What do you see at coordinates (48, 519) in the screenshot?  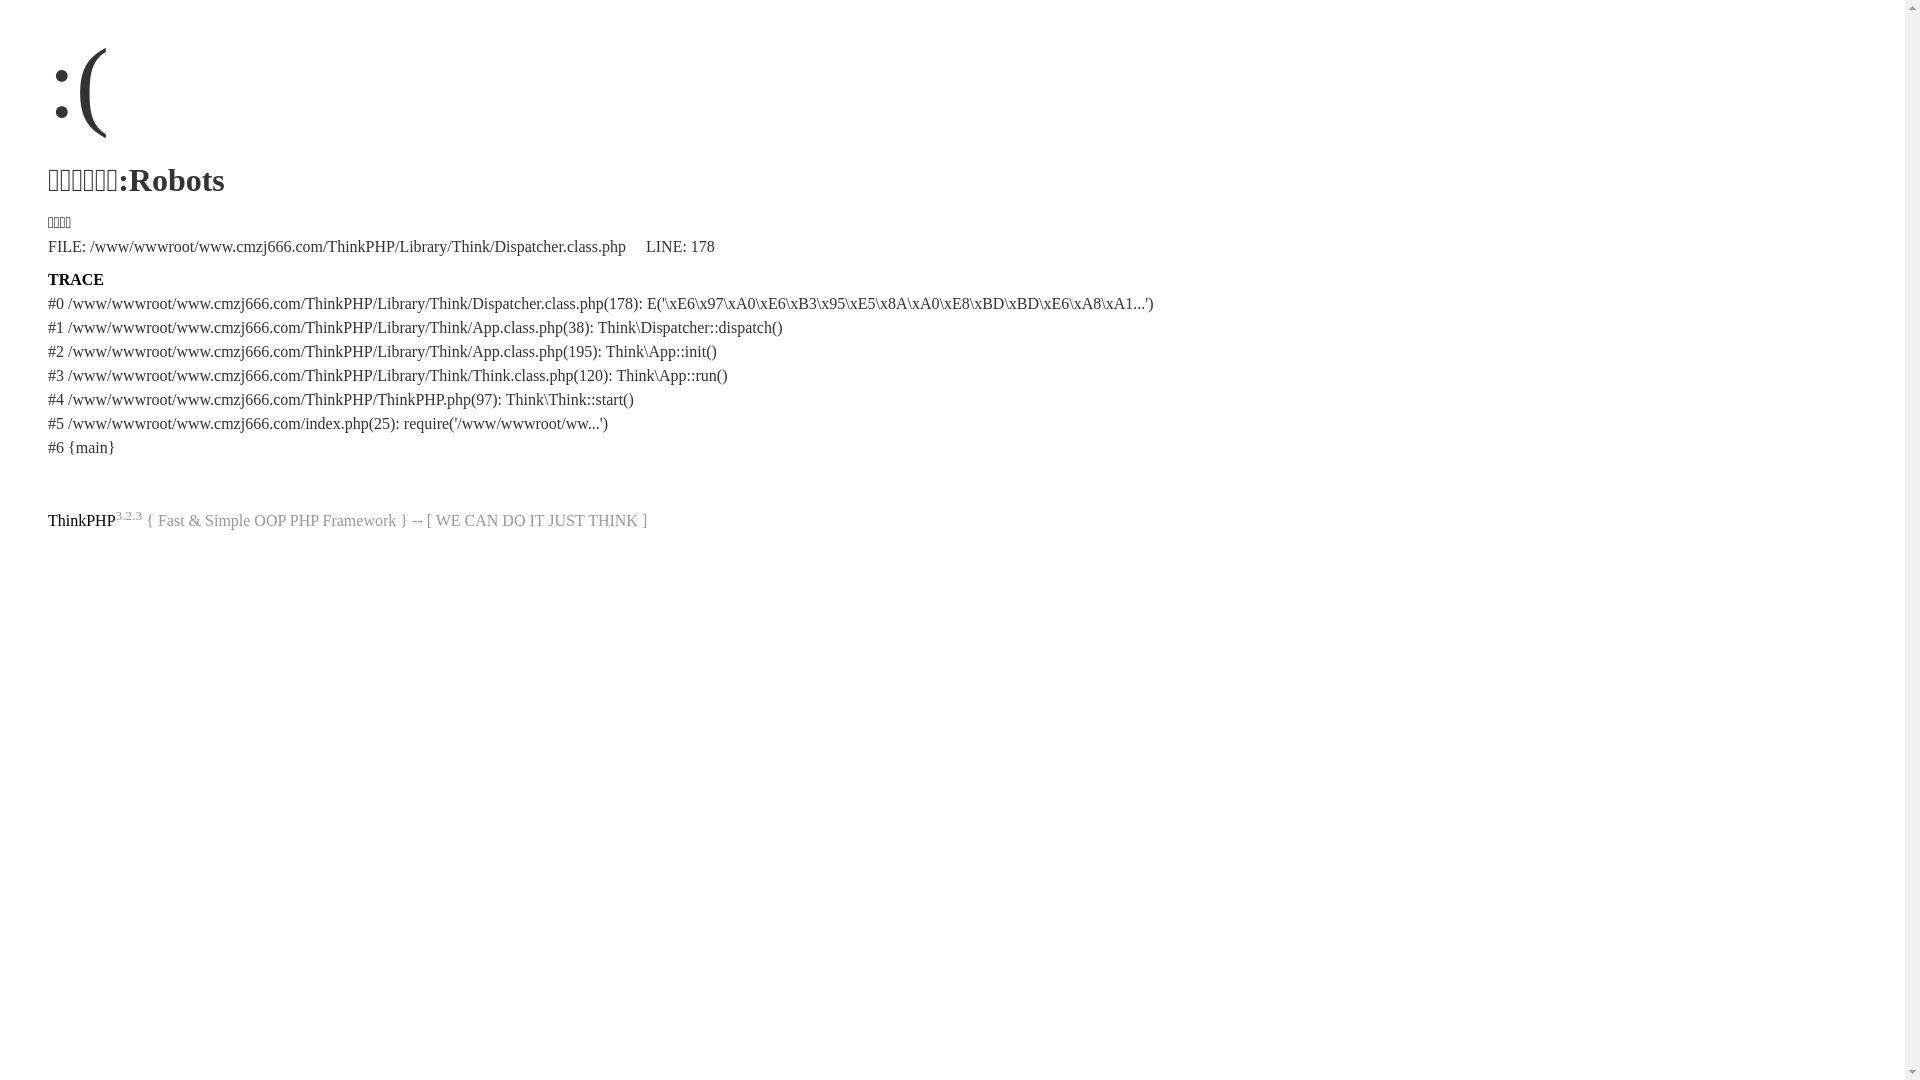 I see `'ThinkPHP'` at bounding box center [48, 519].